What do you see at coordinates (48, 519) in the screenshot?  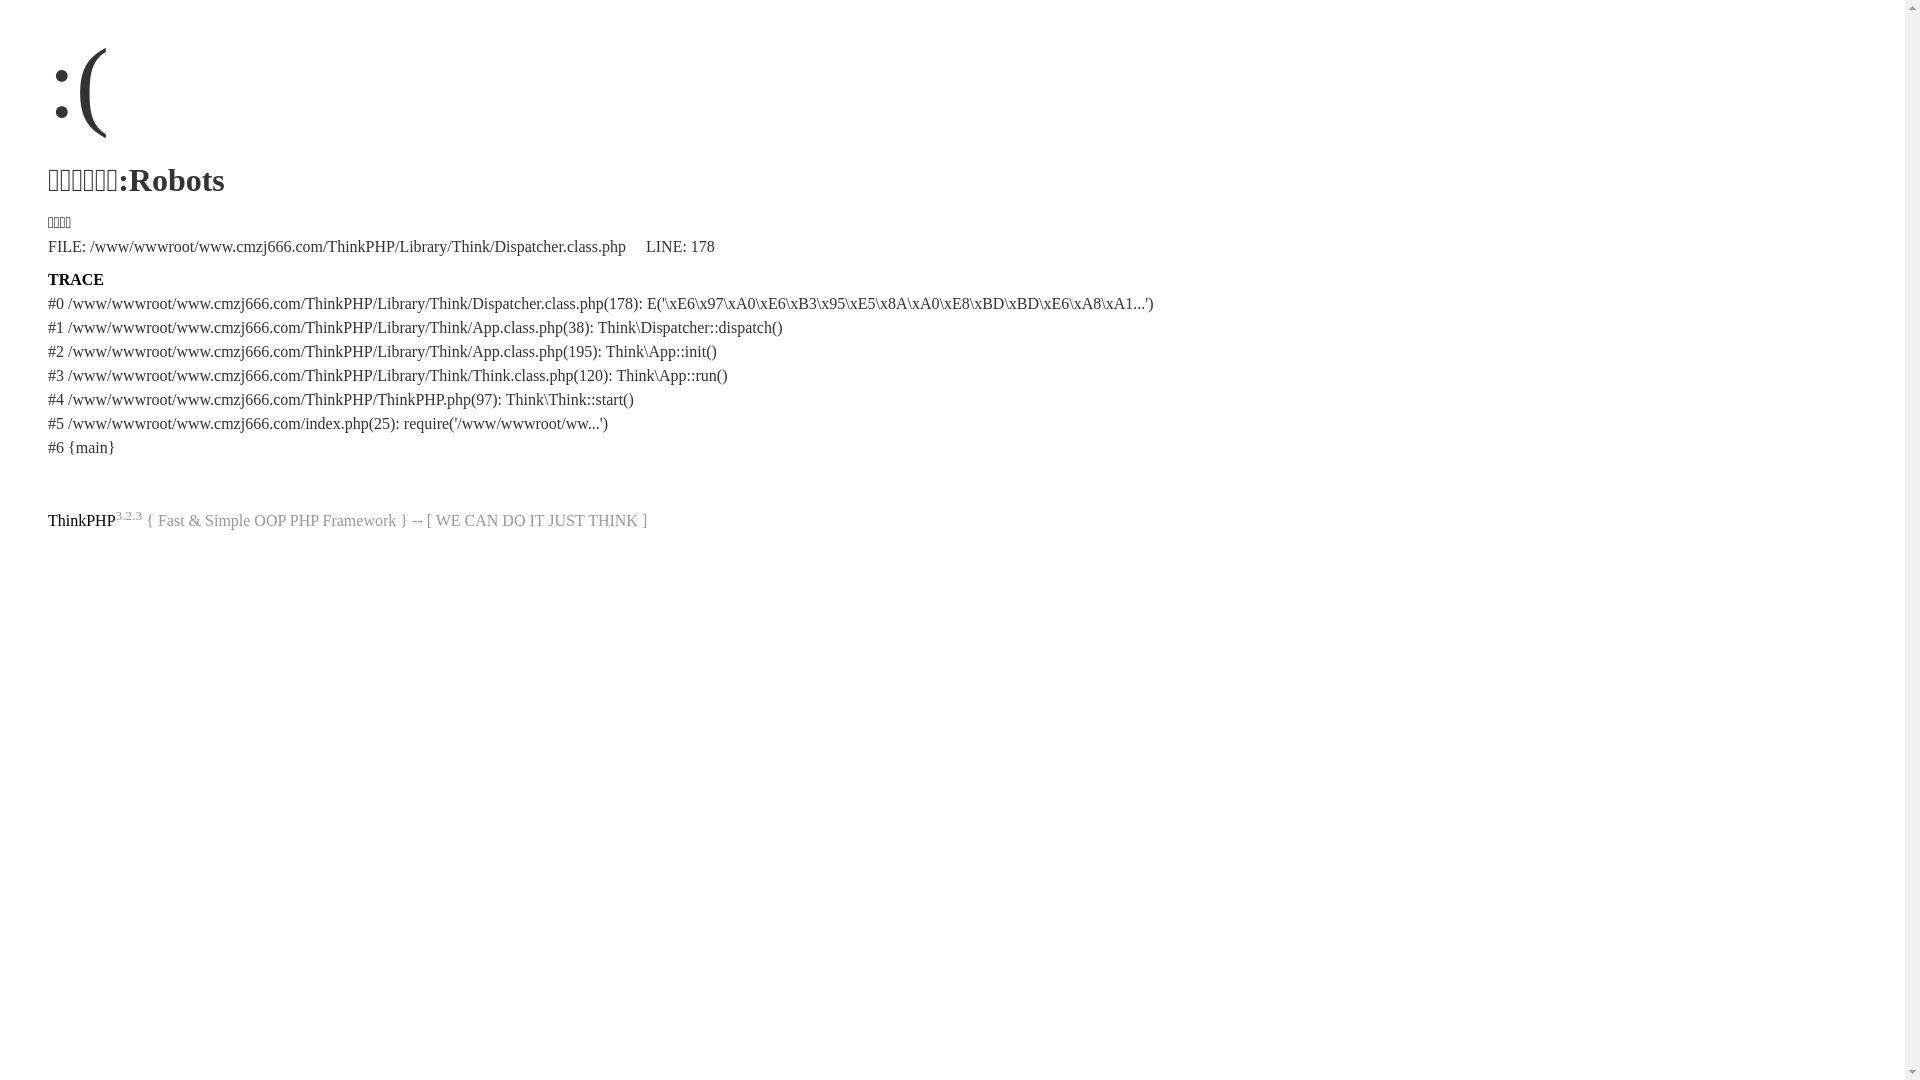 I see `'ThinkPHP'` at bounding box center [48, 519].